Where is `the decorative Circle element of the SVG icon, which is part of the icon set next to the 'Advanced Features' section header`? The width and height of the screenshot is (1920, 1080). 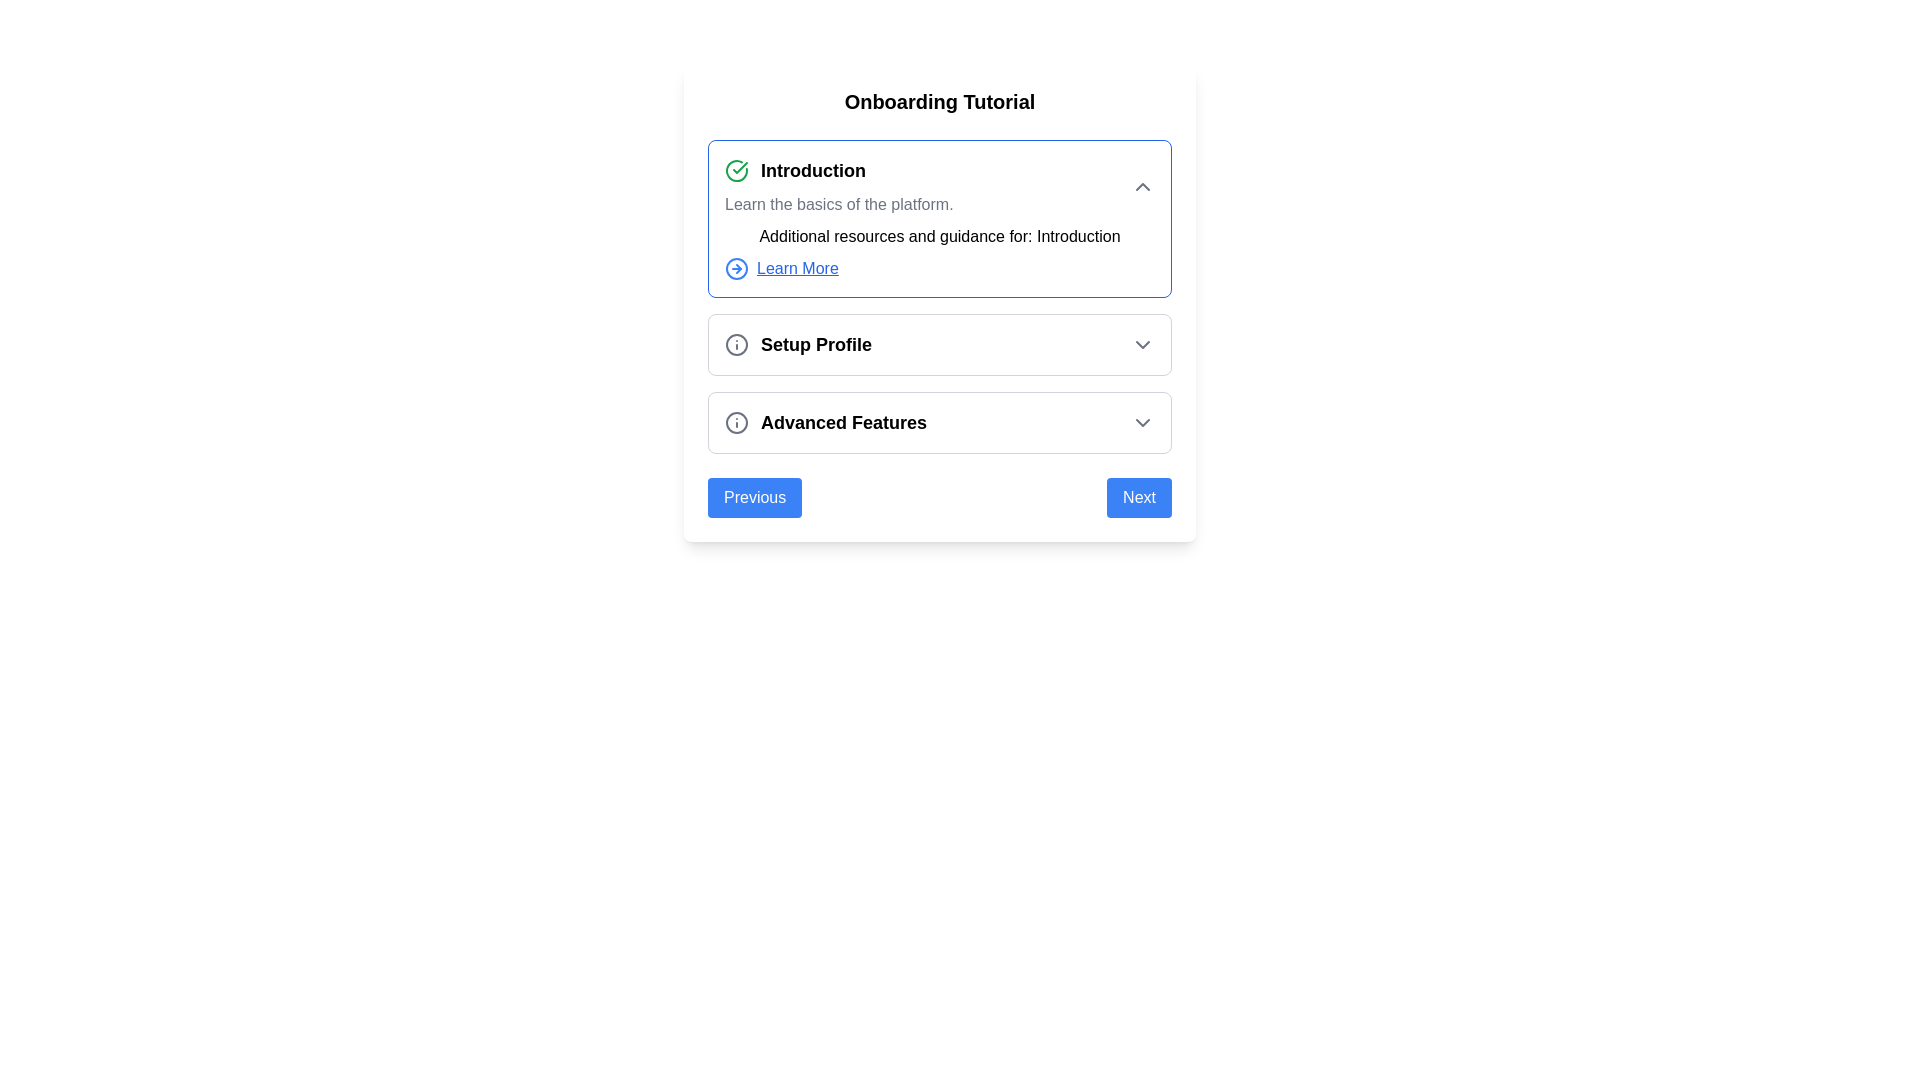 the decorative Circle element of the SVG icon, which is part of the icon set next to the 'Advanced Features' section header is located at coordinates (736, 343).